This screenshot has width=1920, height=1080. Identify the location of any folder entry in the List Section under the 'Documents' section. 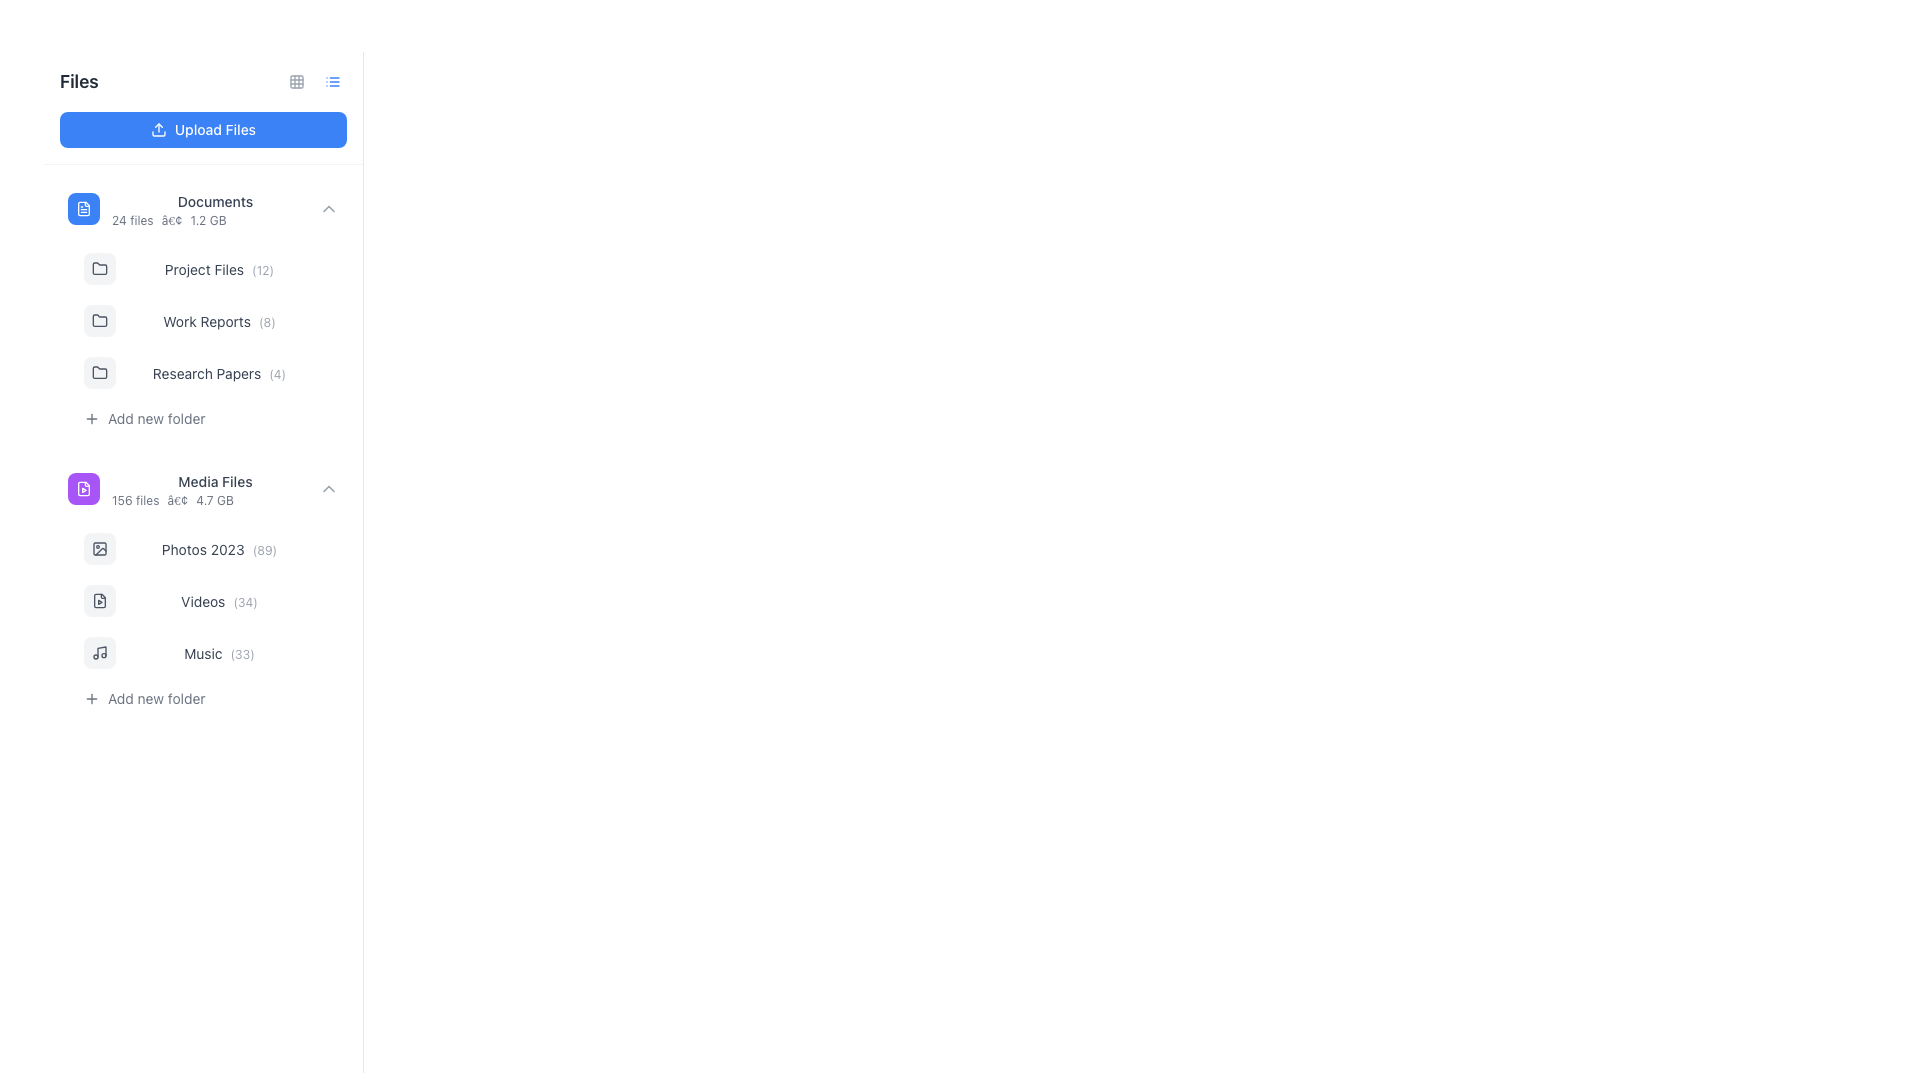
(211, 339).